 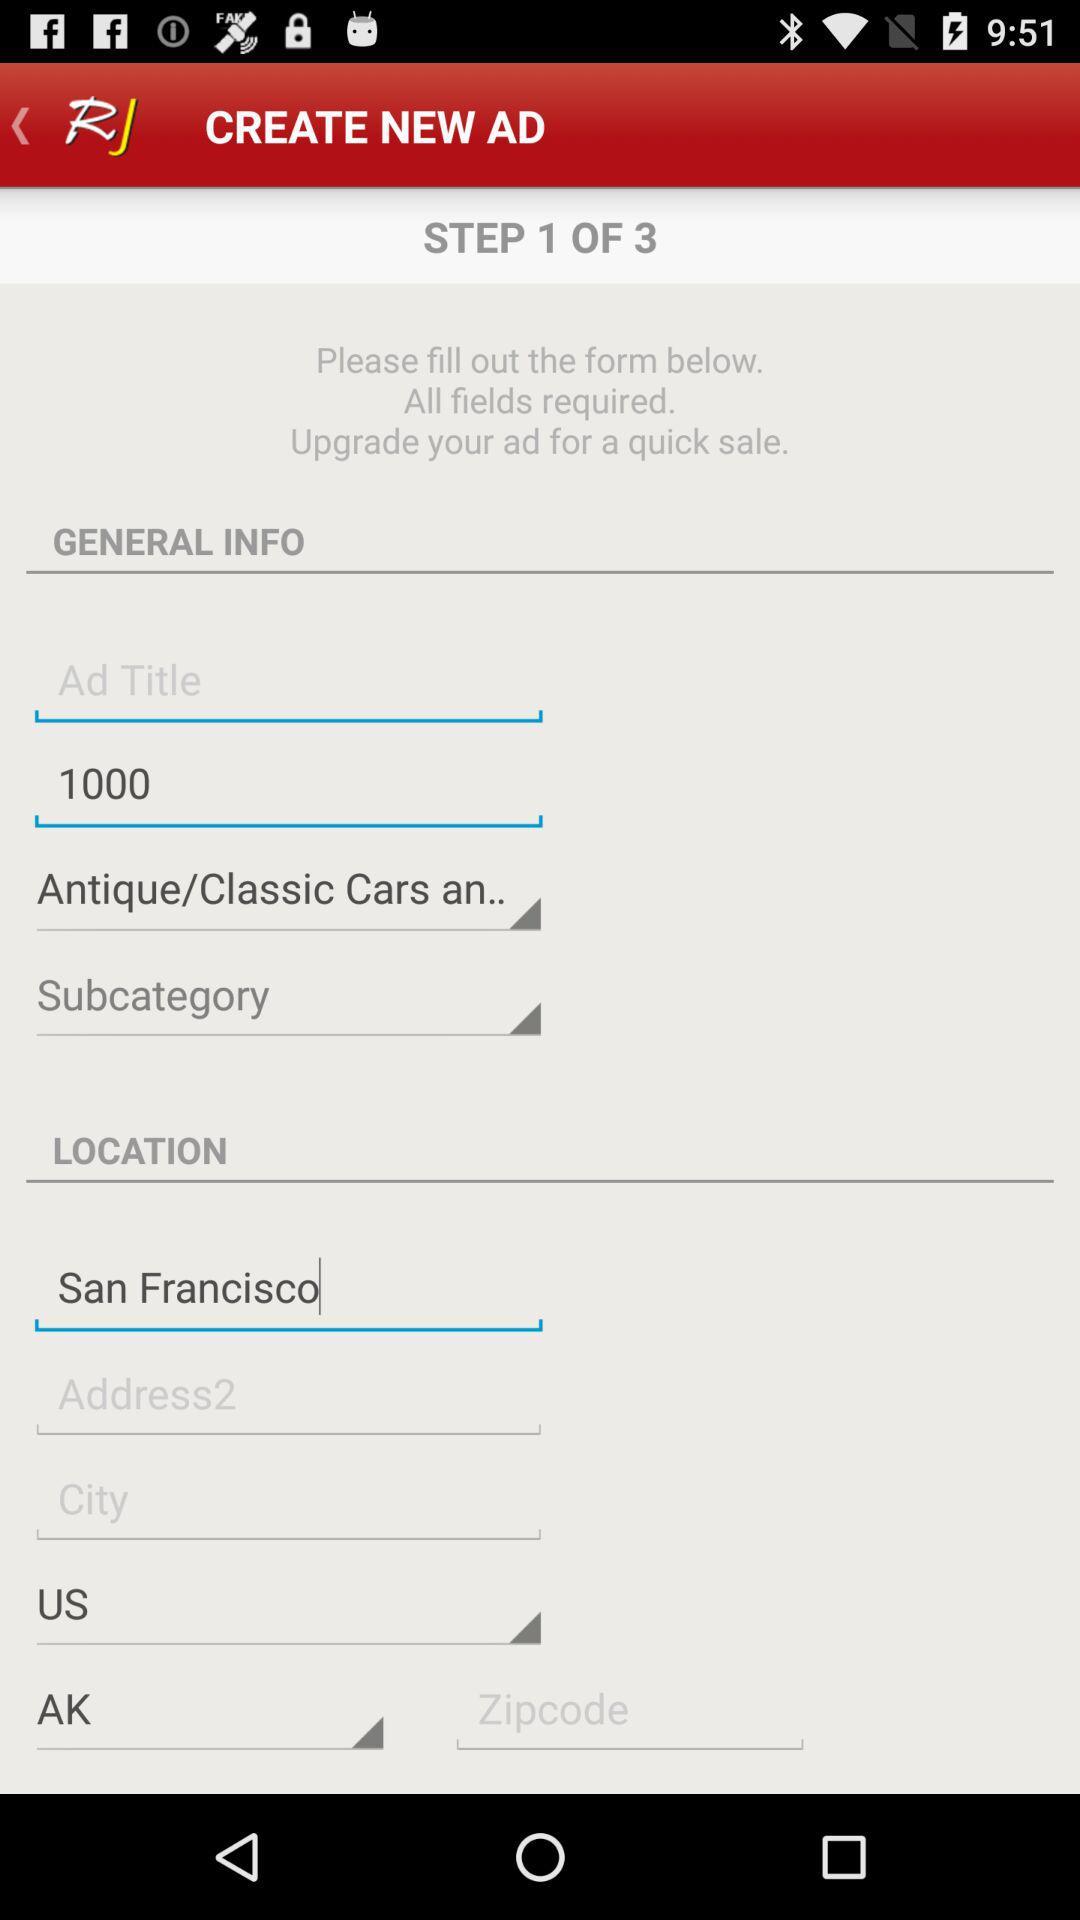 I want to click on insert advertisement title, so click(x=288, y=678).